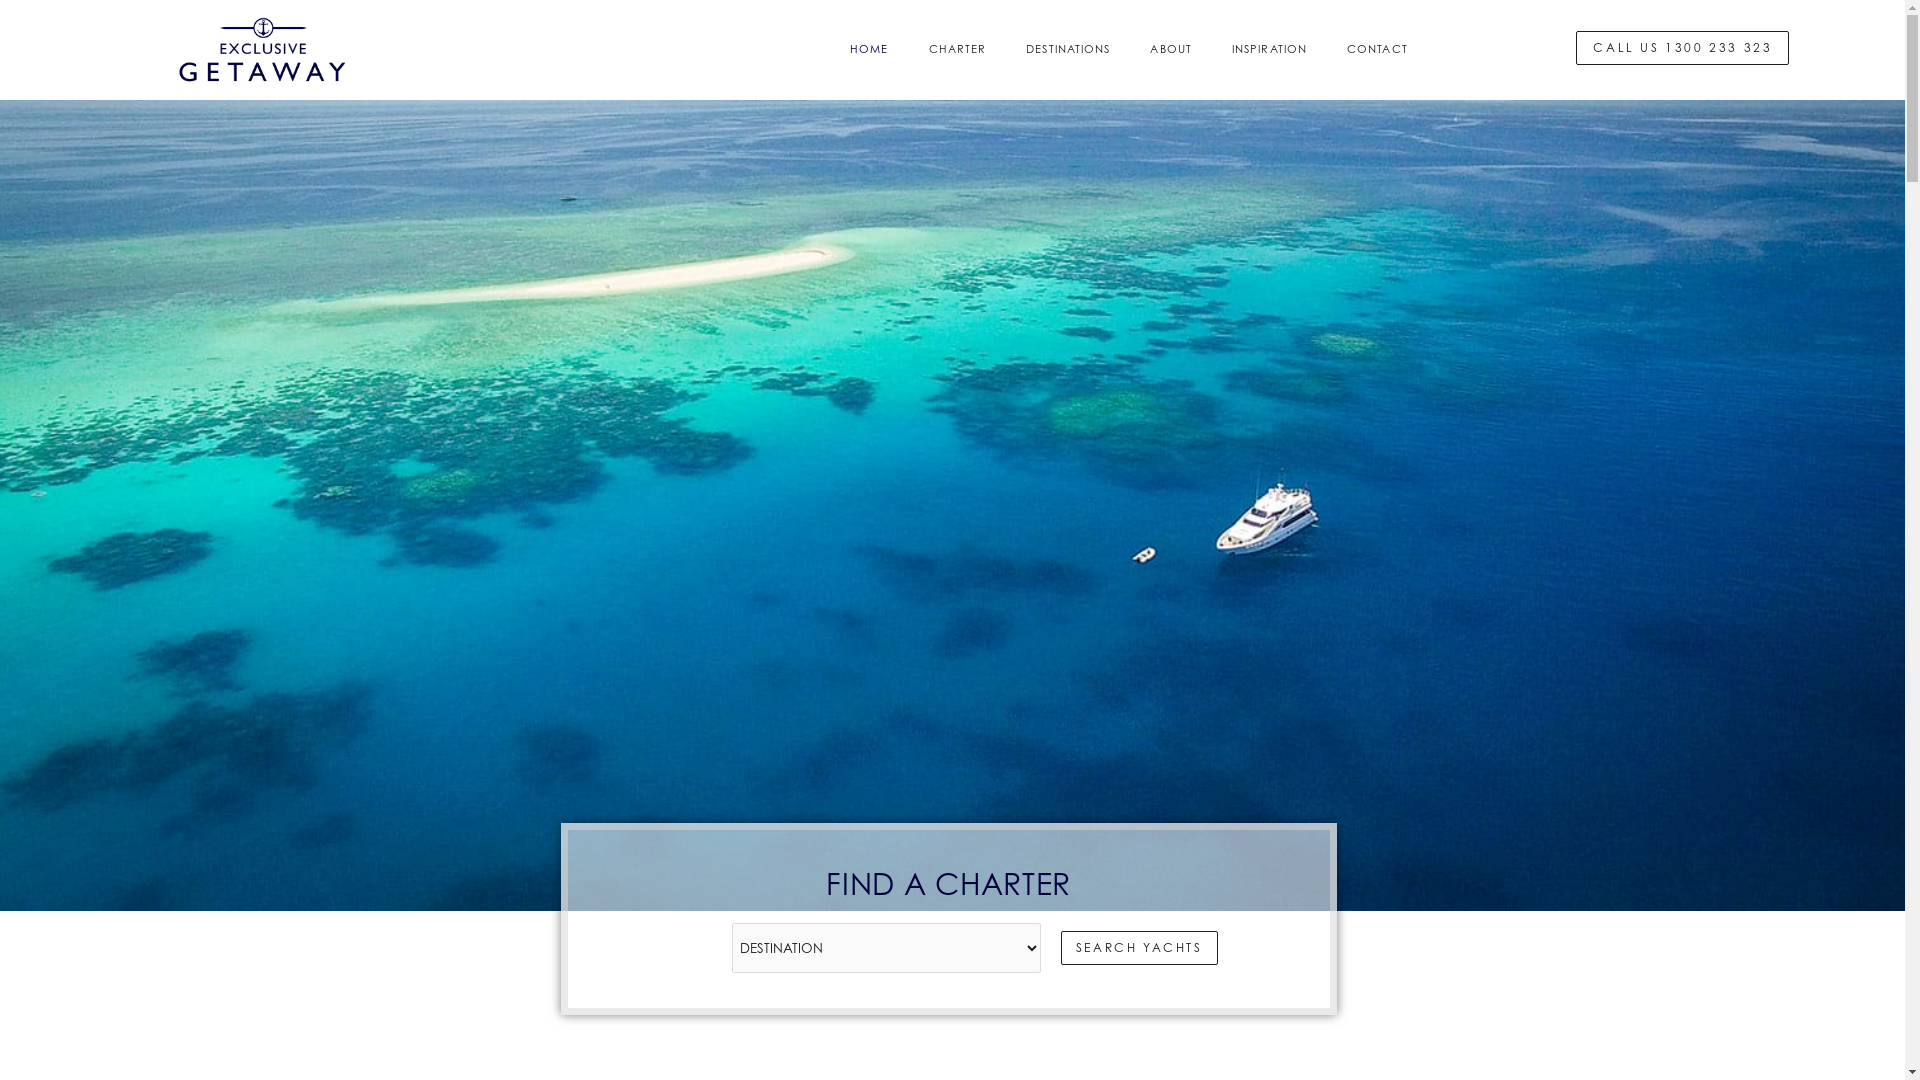  I want to click on 'INSPIRATION', so click(1268, 82).